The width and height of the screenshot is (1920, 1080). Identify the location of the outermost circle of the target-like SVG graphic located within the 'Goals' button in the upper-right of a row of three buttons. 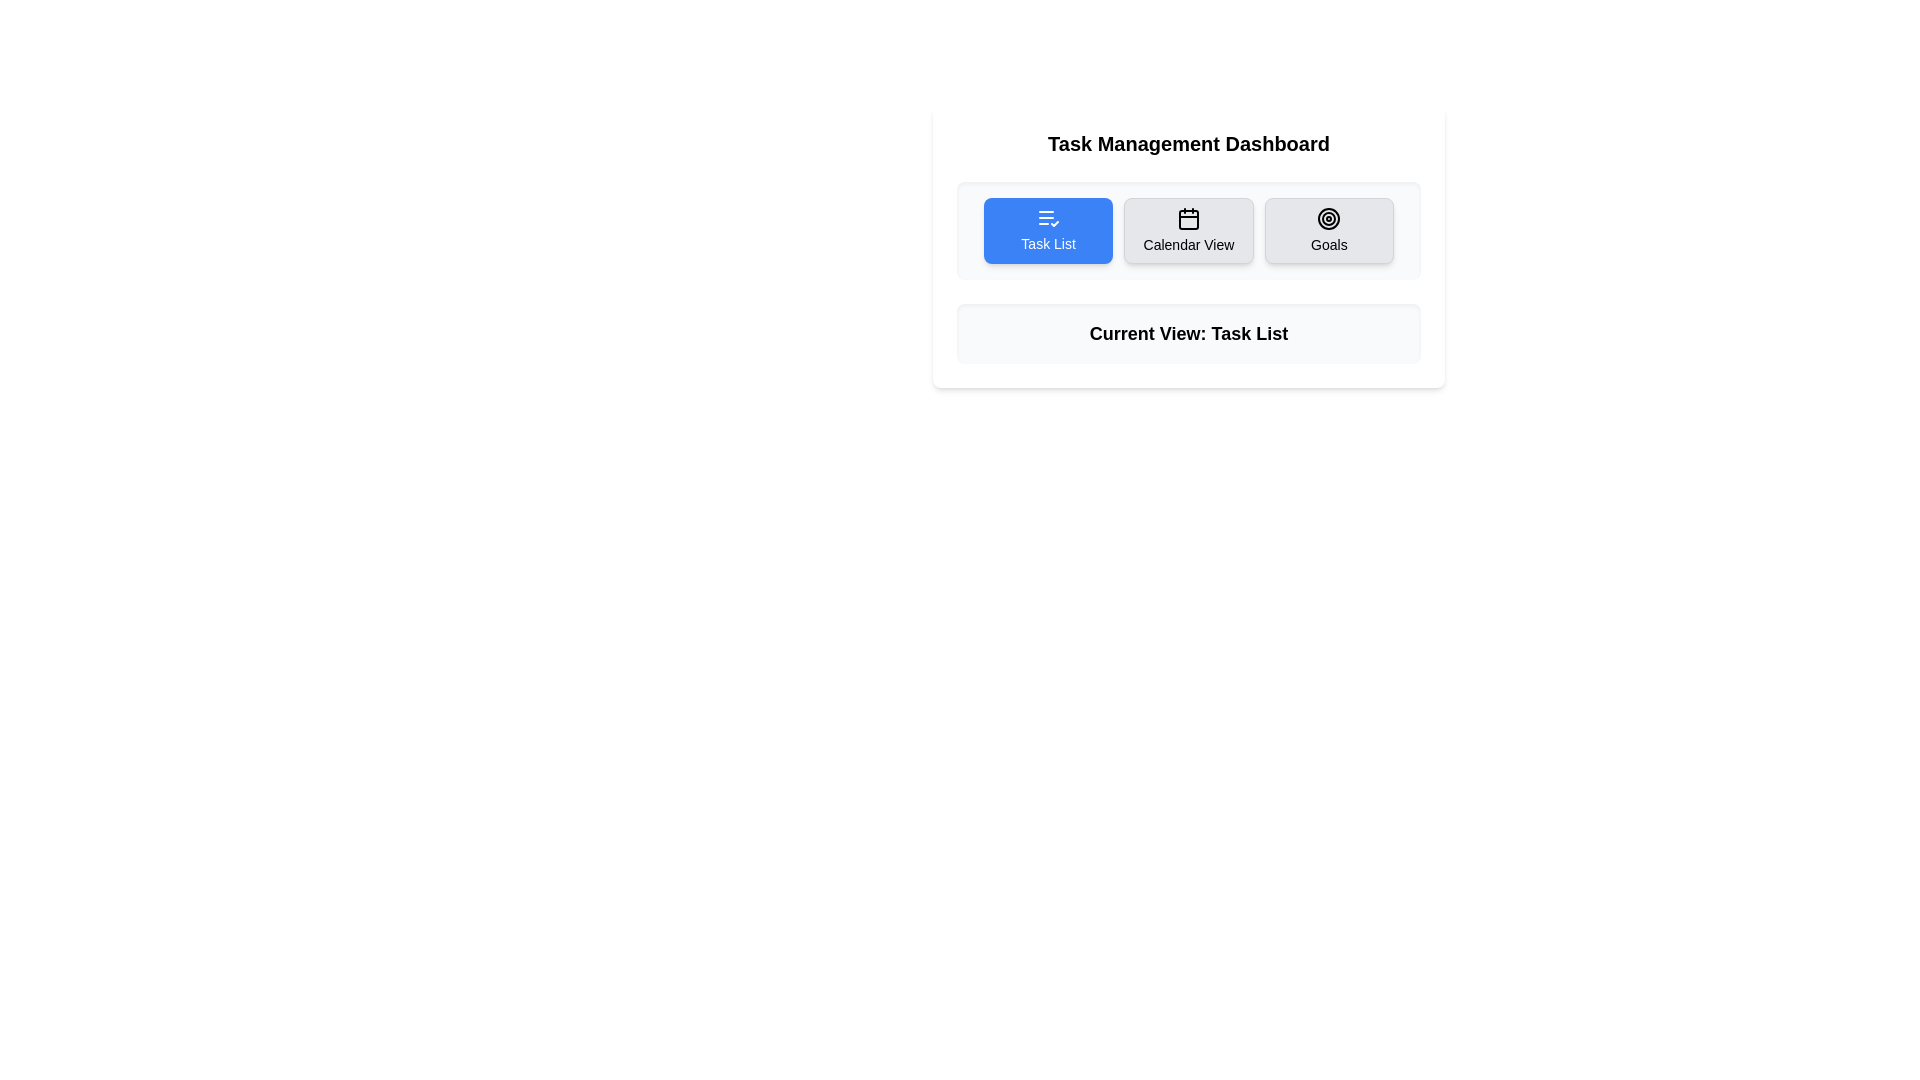
(1329, 219).